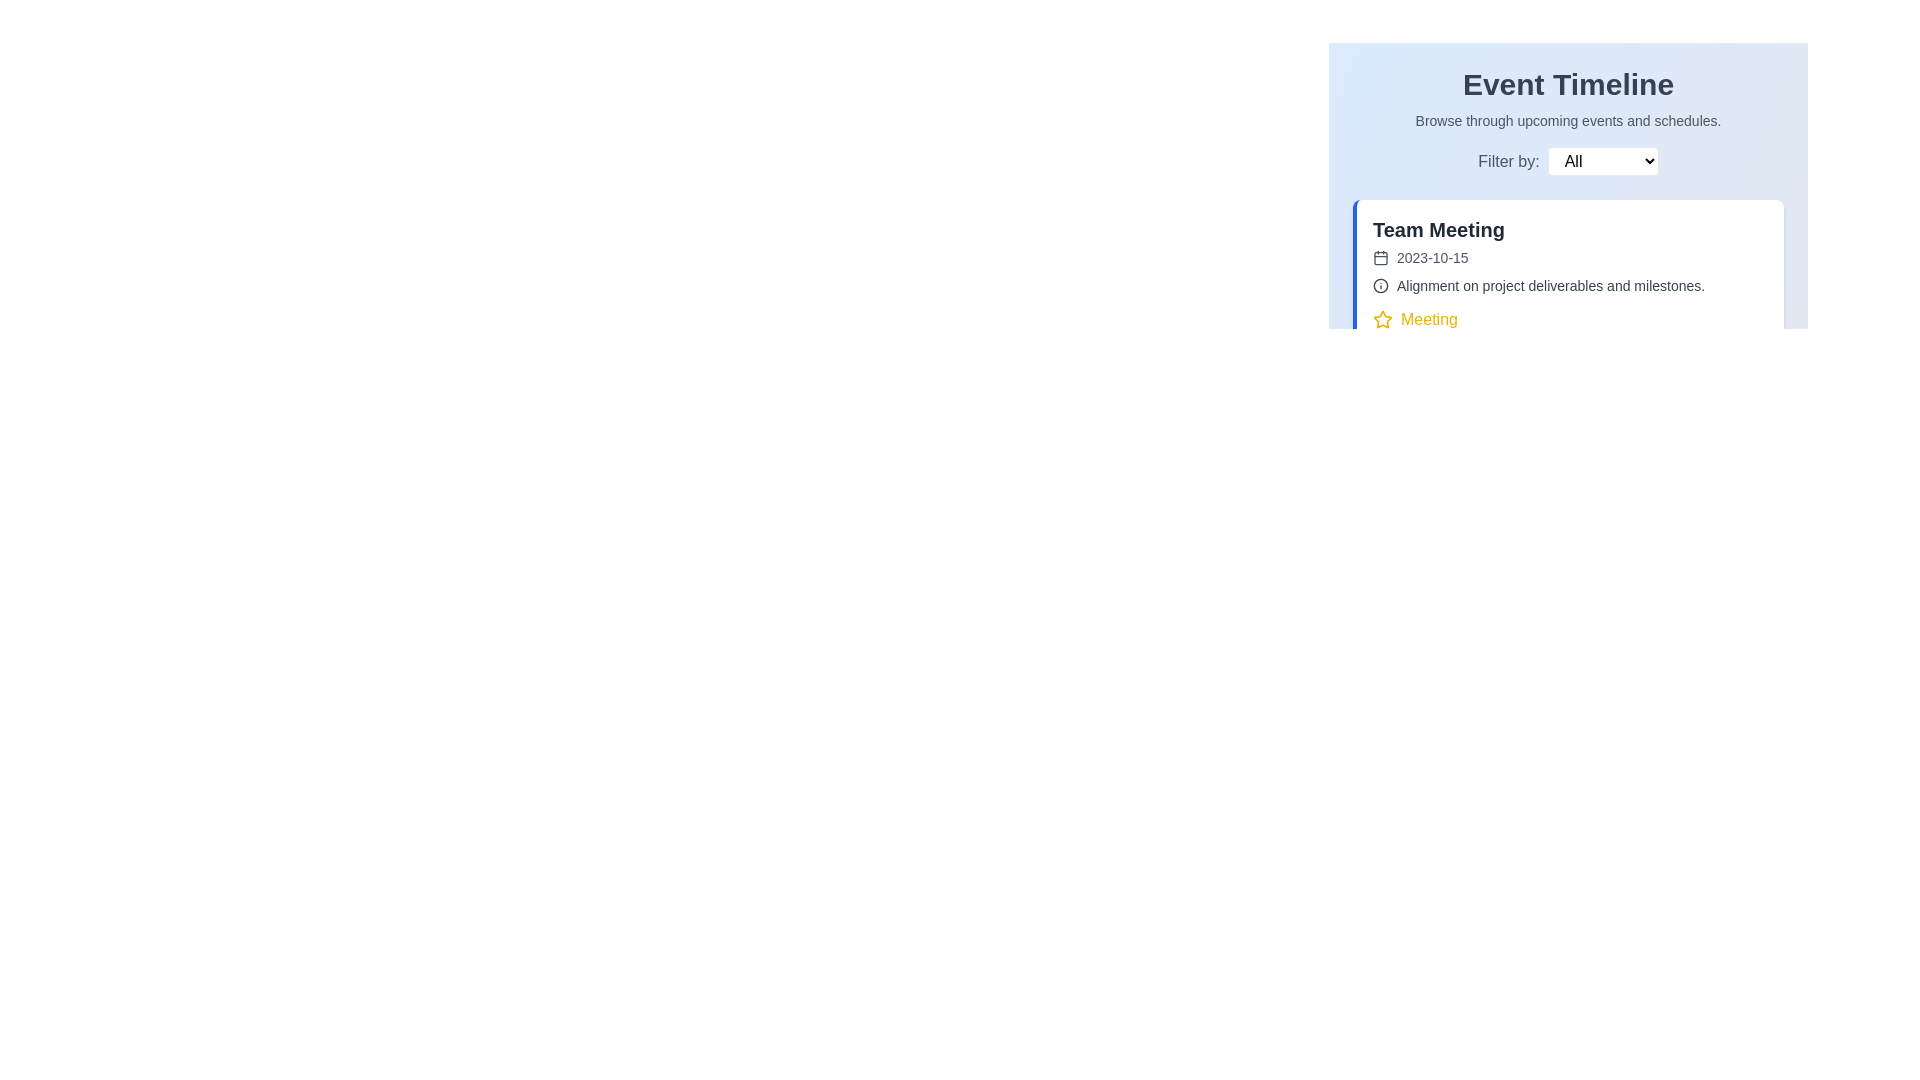  Describe the element at coordinates (1380, 257) in the screenshot. I see `the calendar icon located to the left of the '2023-10-15' text` at that location.